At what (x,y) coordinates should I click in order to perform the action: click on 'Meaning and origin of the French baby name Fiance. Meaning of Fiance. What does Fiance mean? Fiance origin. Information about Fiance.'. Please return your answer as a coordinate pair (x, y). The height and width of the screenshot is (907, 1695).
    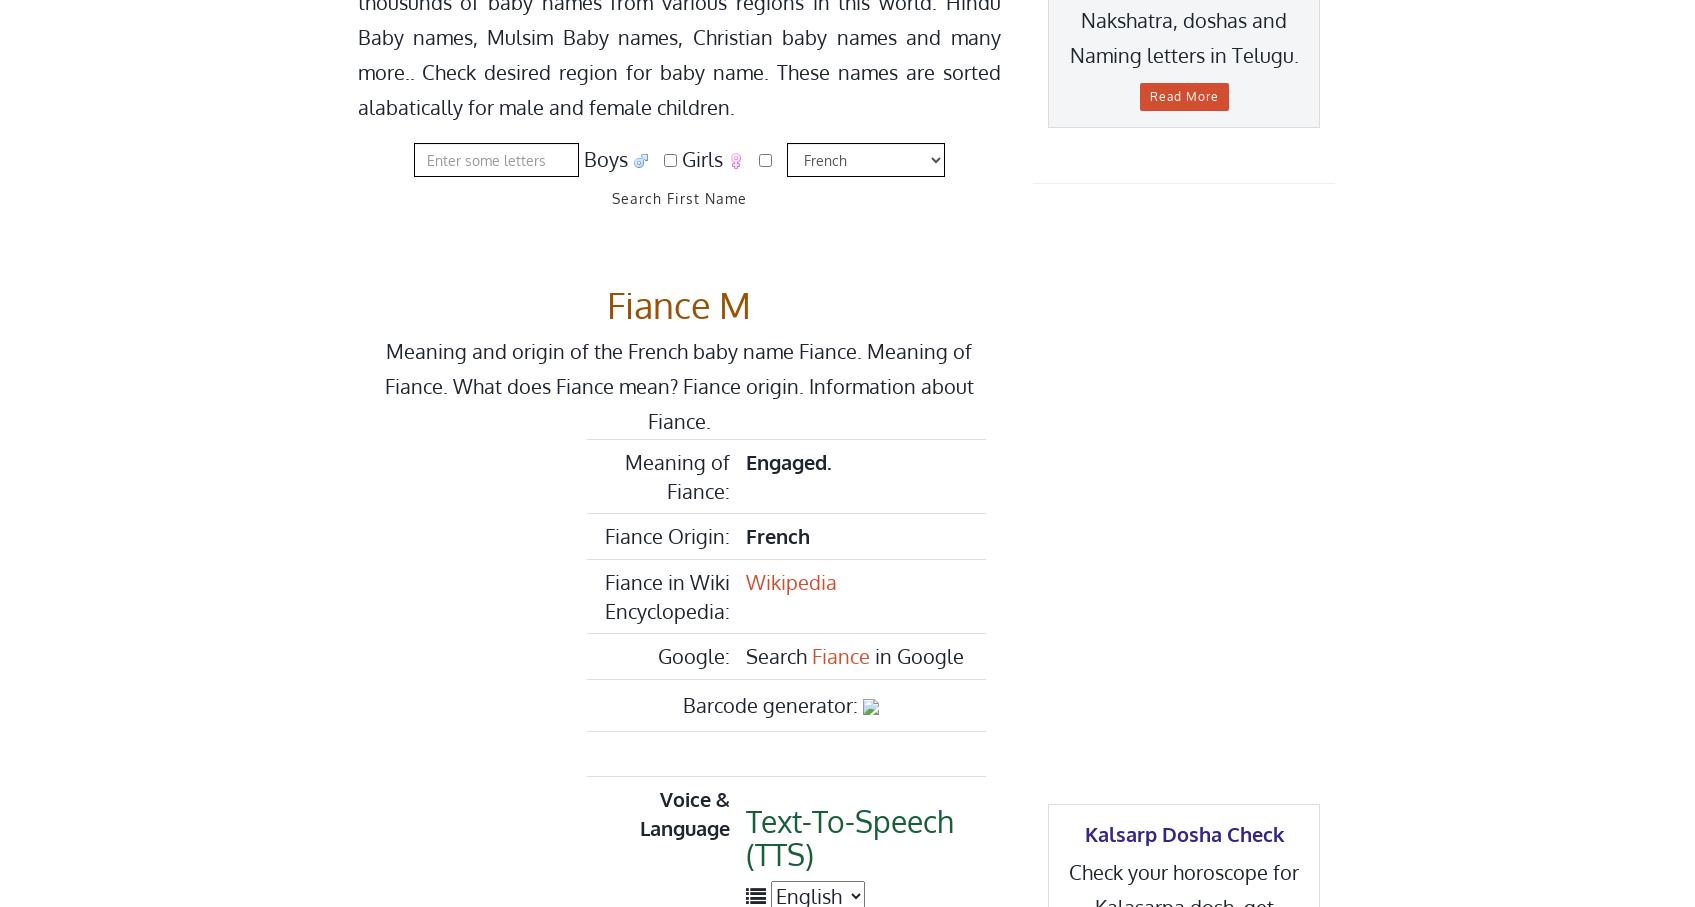
    Looking at the image, I should click on (678, 386).